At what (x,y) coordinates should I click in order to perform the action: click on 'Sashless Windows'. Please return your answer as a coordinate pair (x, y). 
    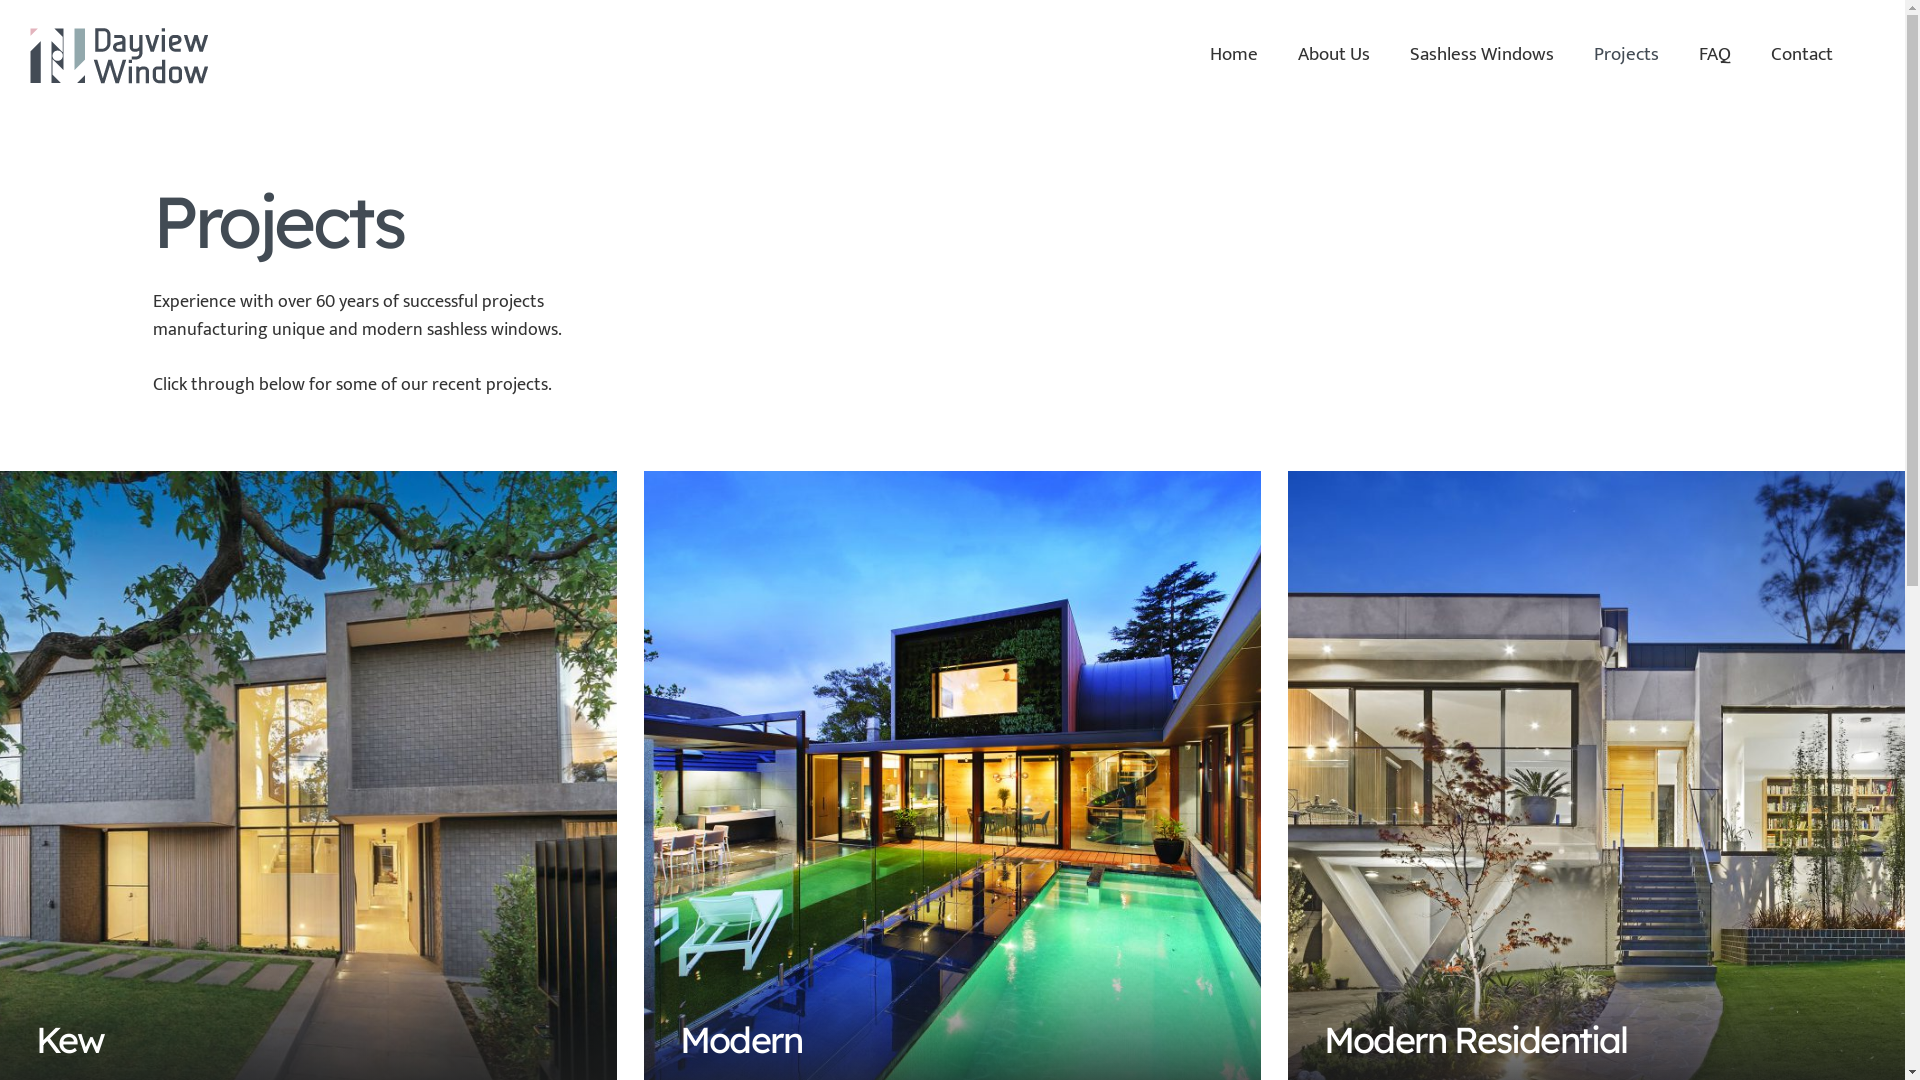
    Looking at the image, I should click on (1389, 53).